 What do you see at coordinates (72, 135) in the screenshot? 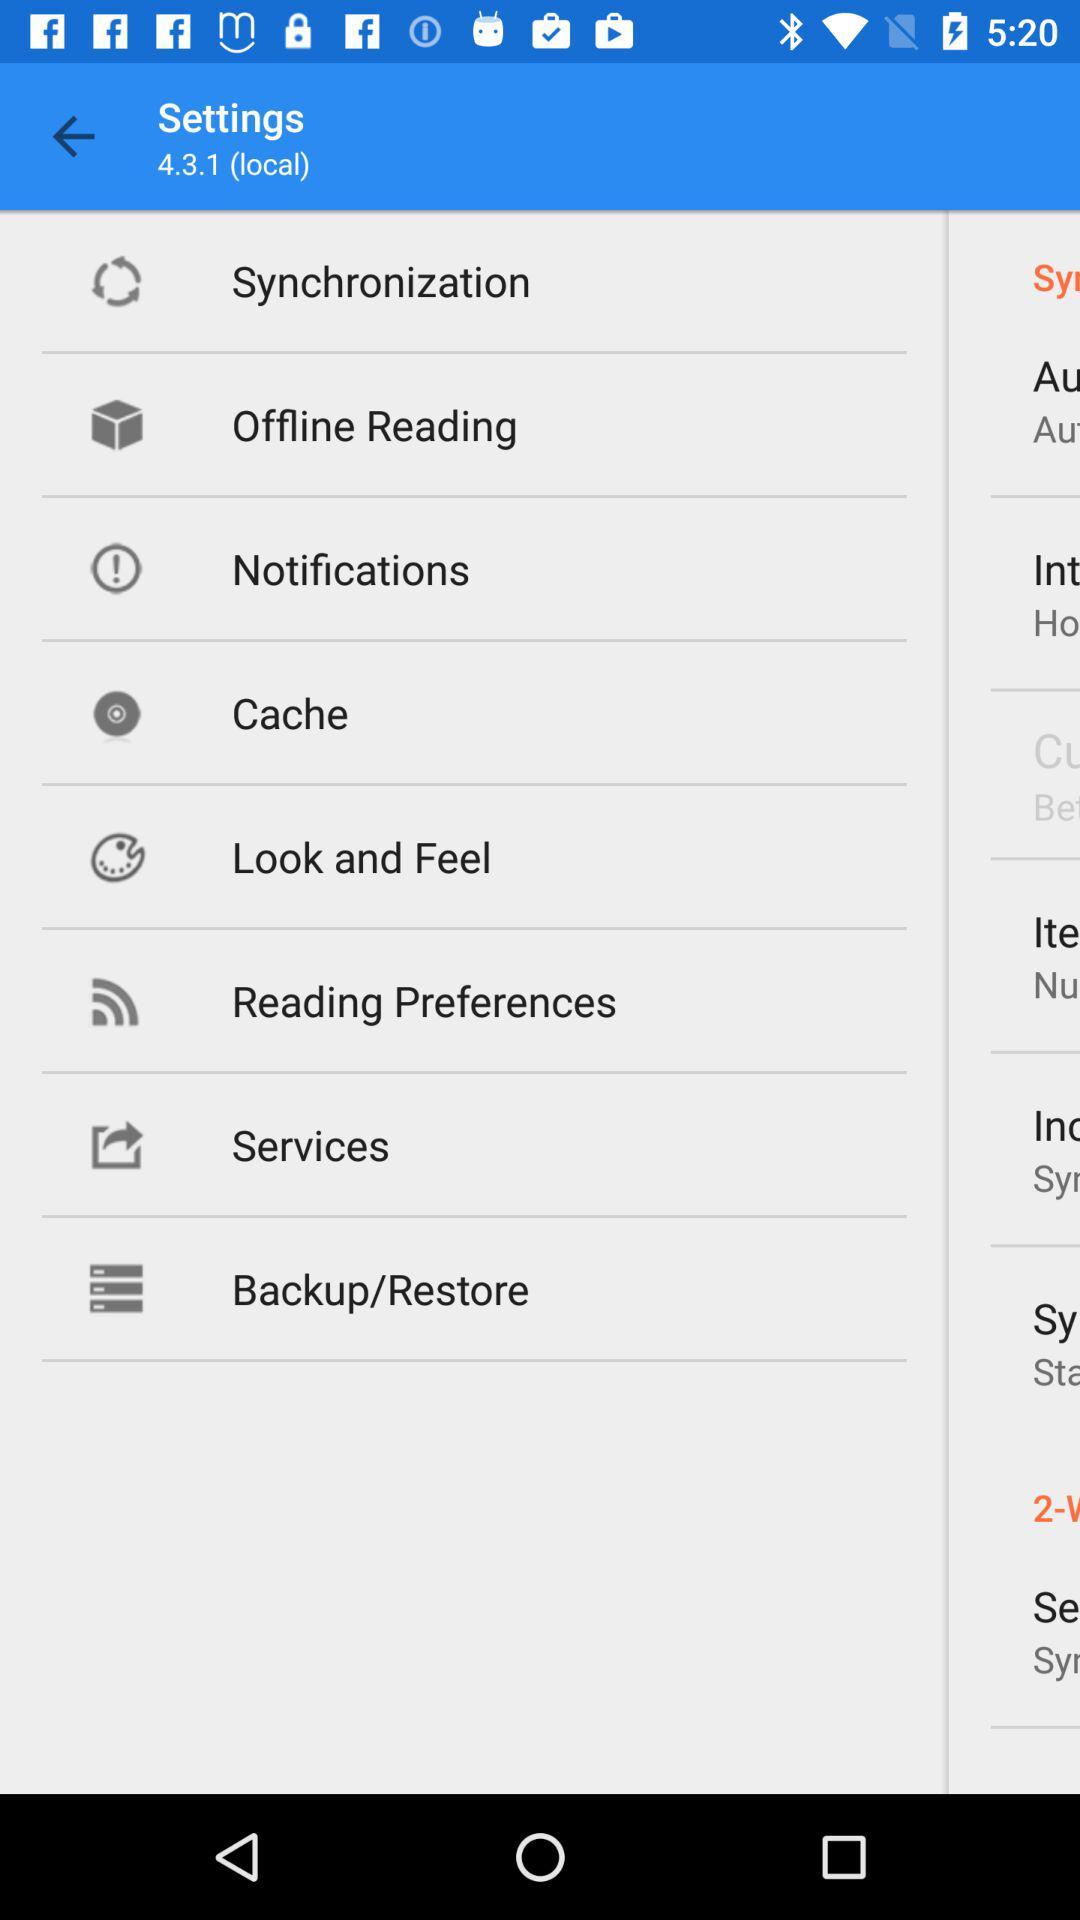
I see `item to the left of settings app` at bounding box center [72, 135].